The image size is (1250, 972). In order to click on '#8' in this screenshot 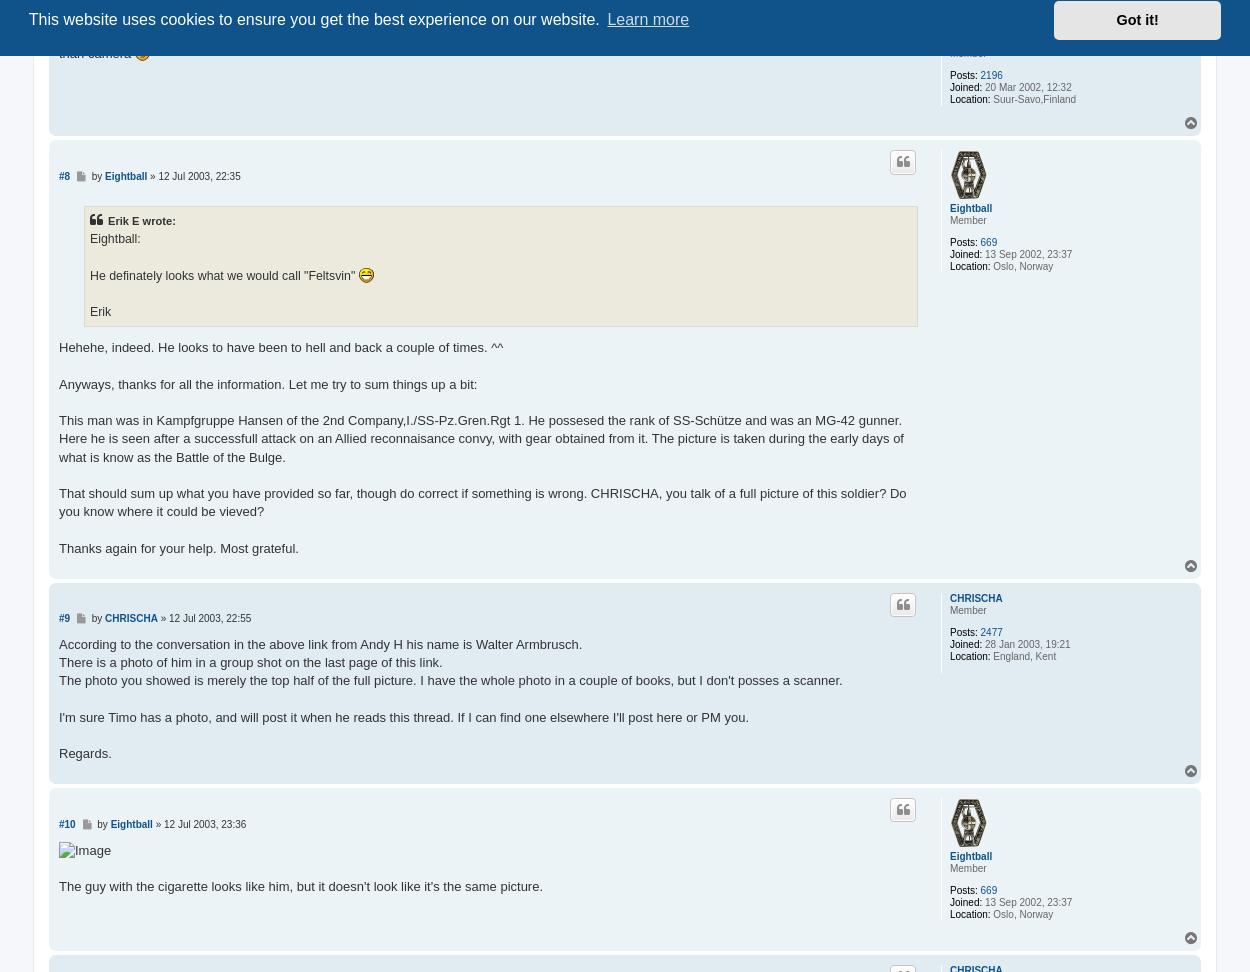, I will do `click(63, 175)`.